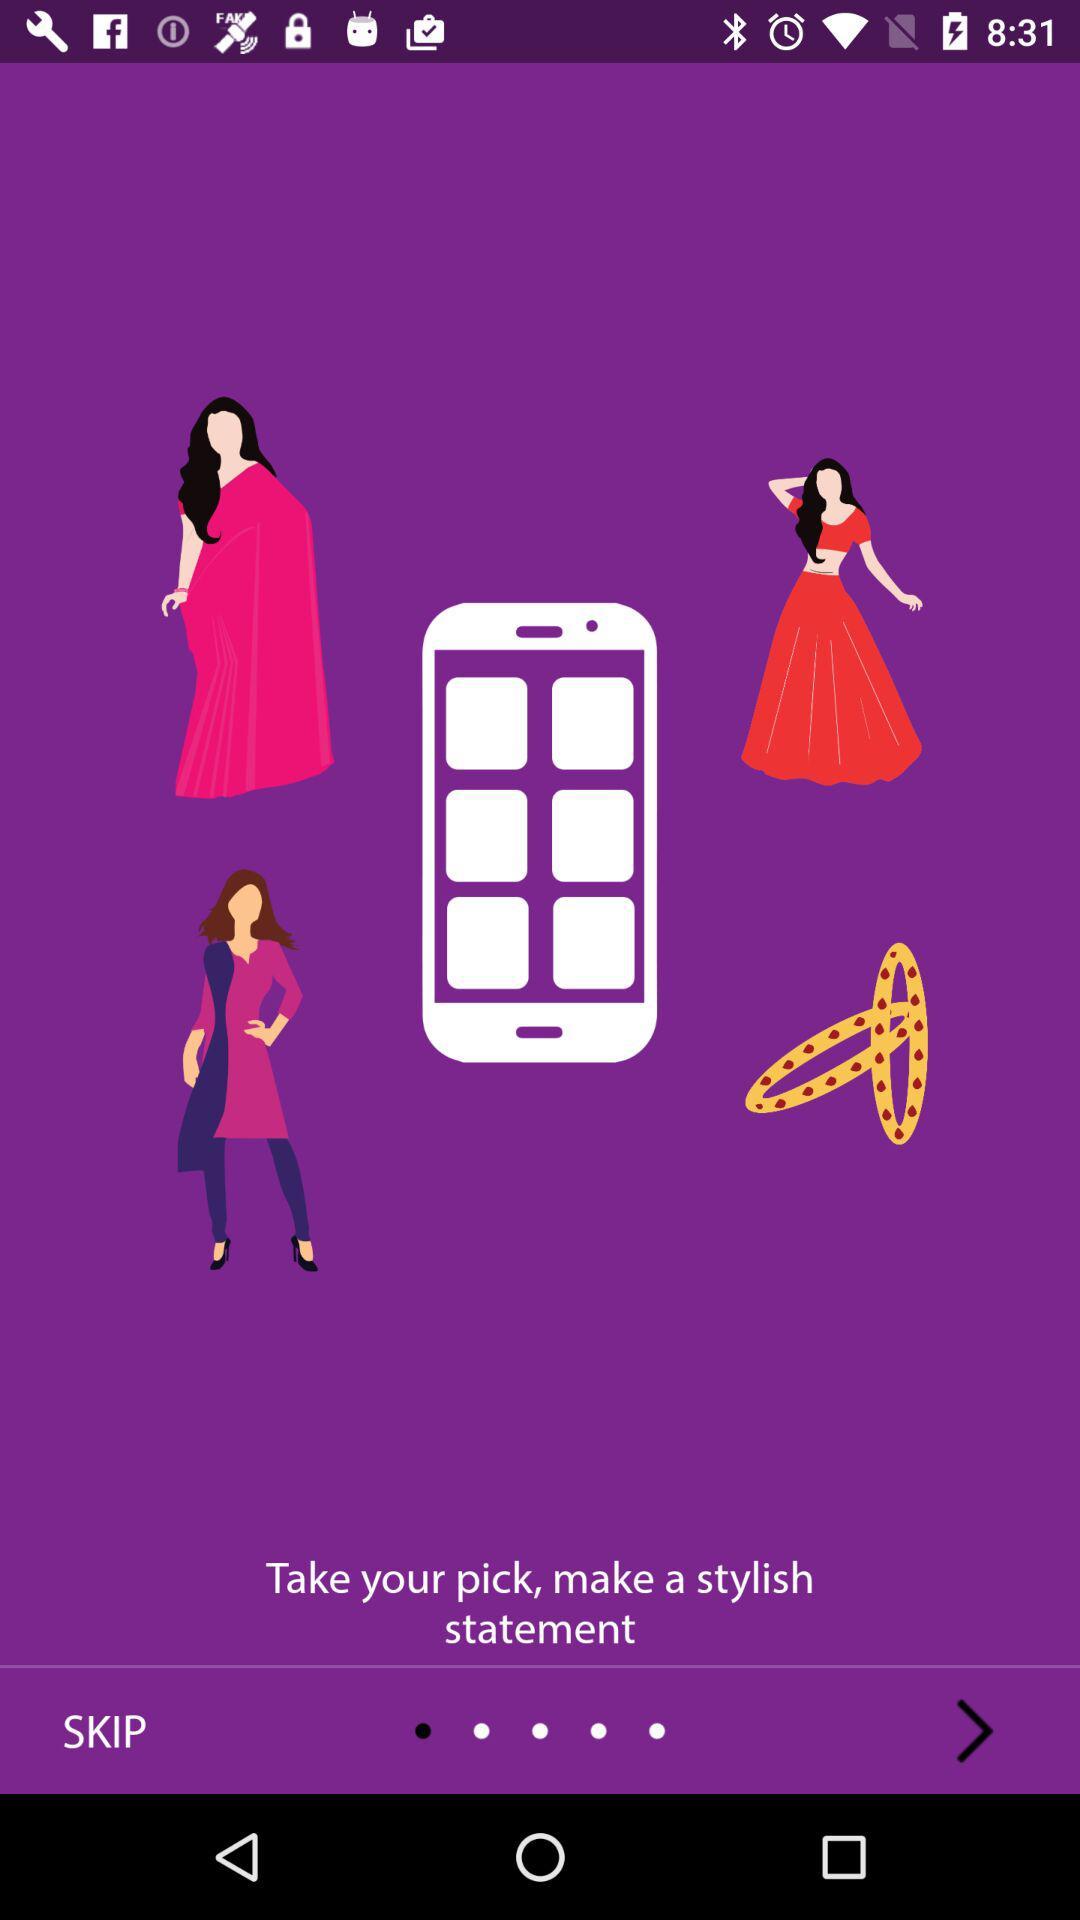 The image size is (1080, 1920). I want to click on item at the bottom right corner, so click(974, 1730).